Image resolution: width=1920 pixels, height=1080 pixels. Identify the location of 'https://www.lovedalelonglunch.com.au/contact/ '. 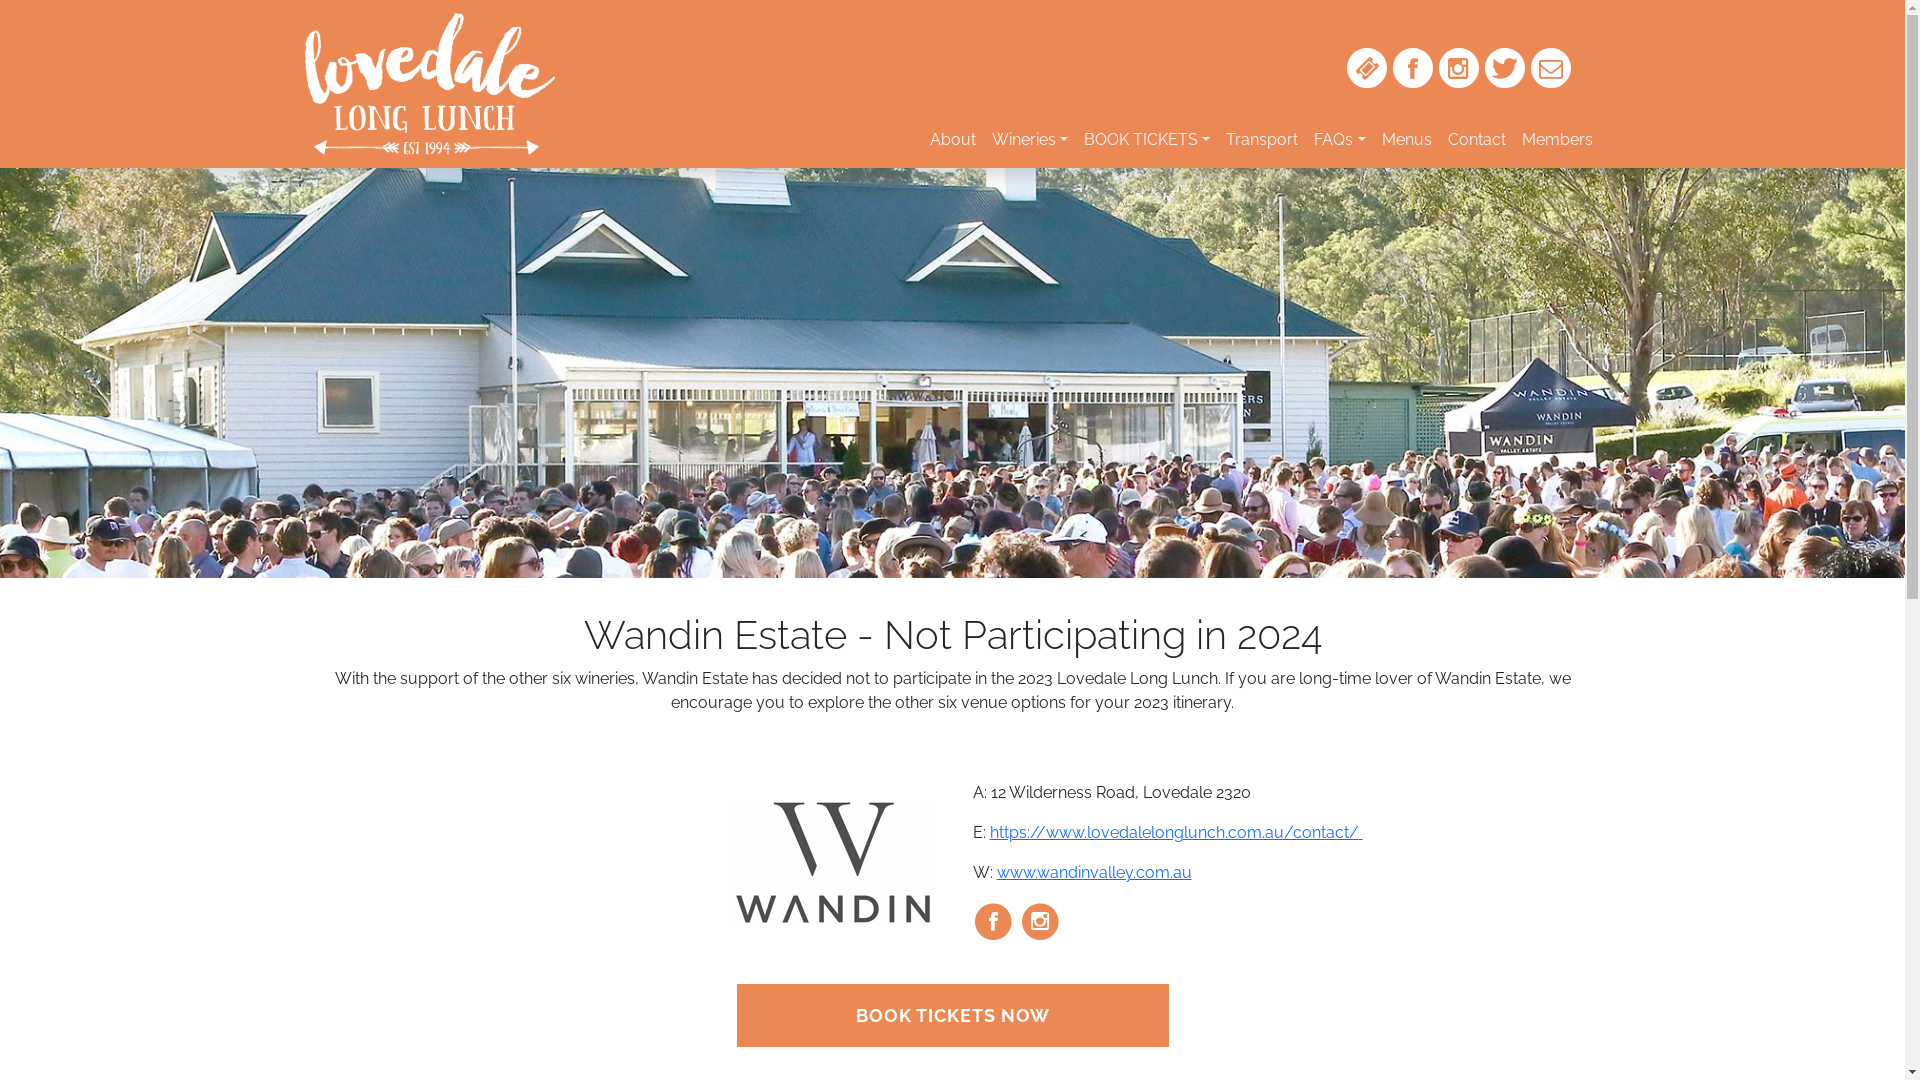
(1176, 832).